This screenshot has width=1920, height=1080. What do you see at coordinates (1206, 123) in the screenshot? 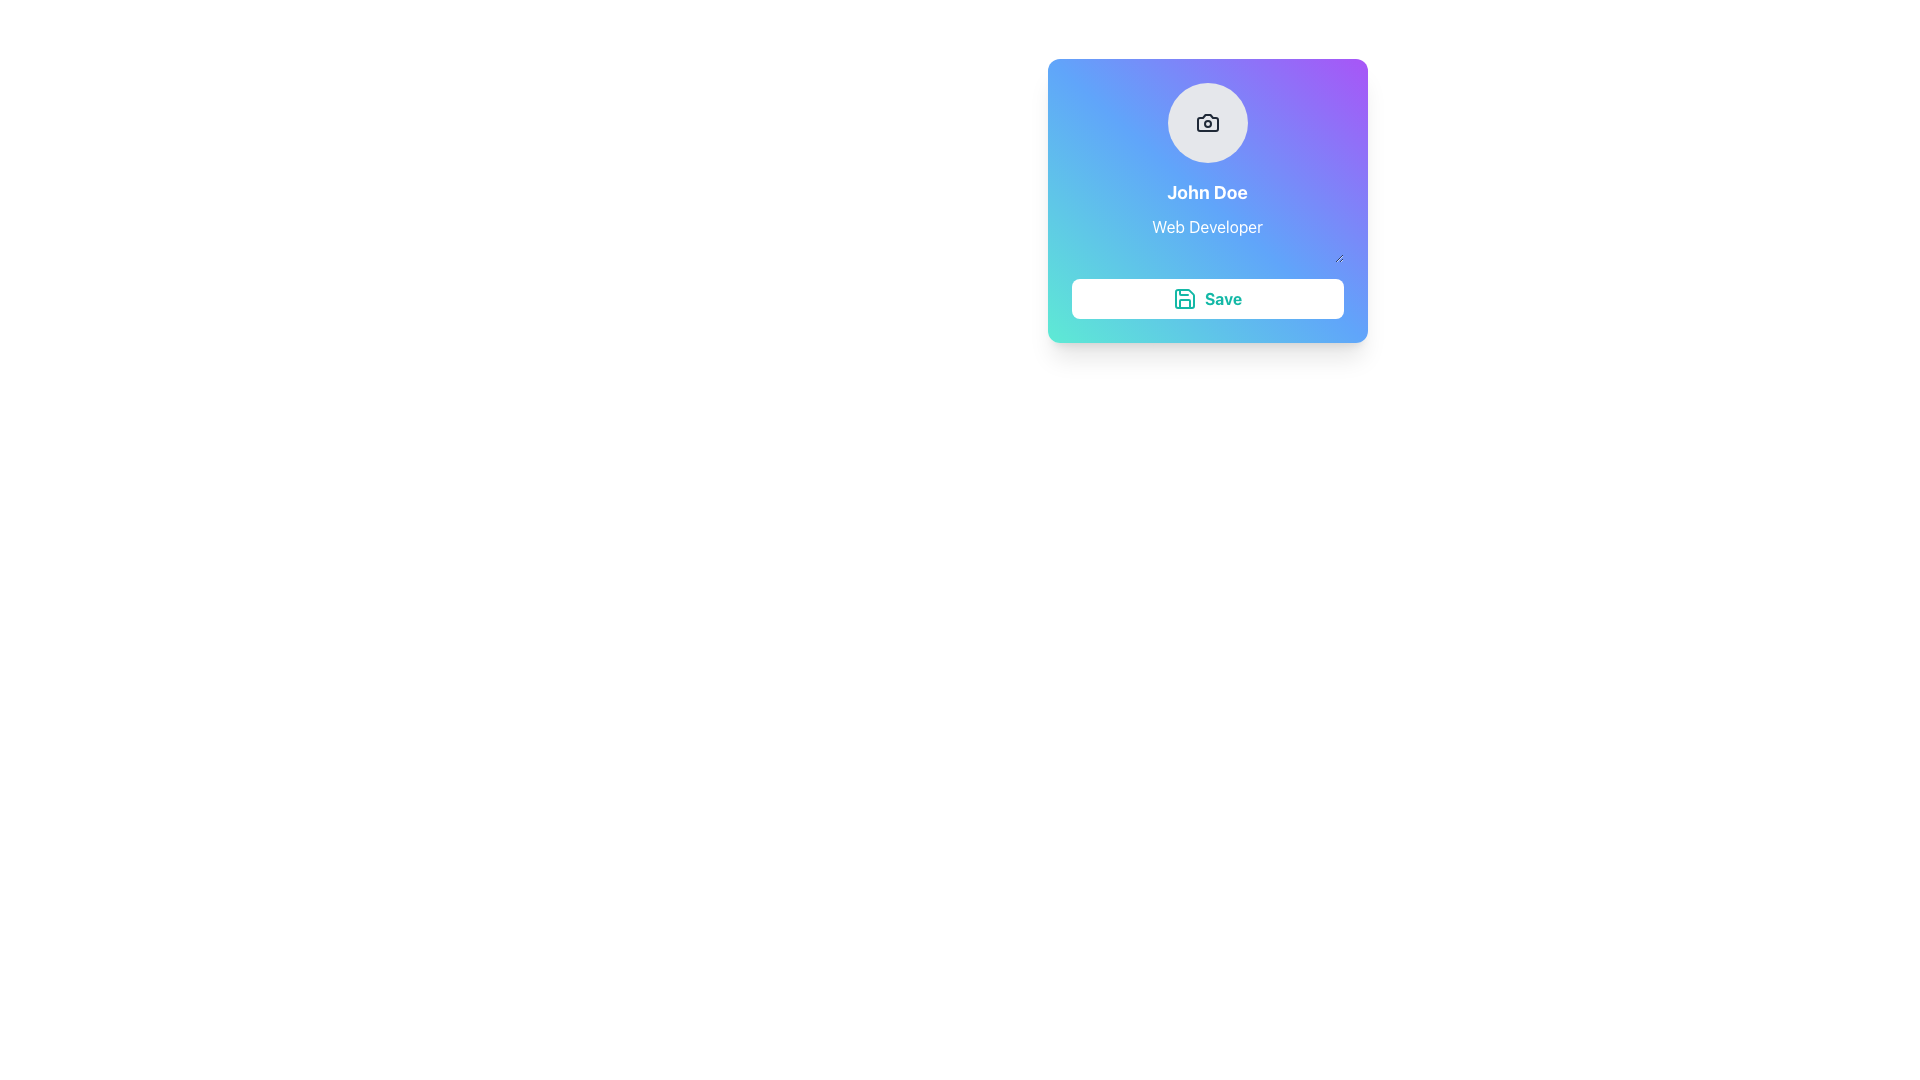
I see `the stylized camera icon located above the user name and title text in the bottom right of the containing bounding box` at bounding box center [1206, 123].